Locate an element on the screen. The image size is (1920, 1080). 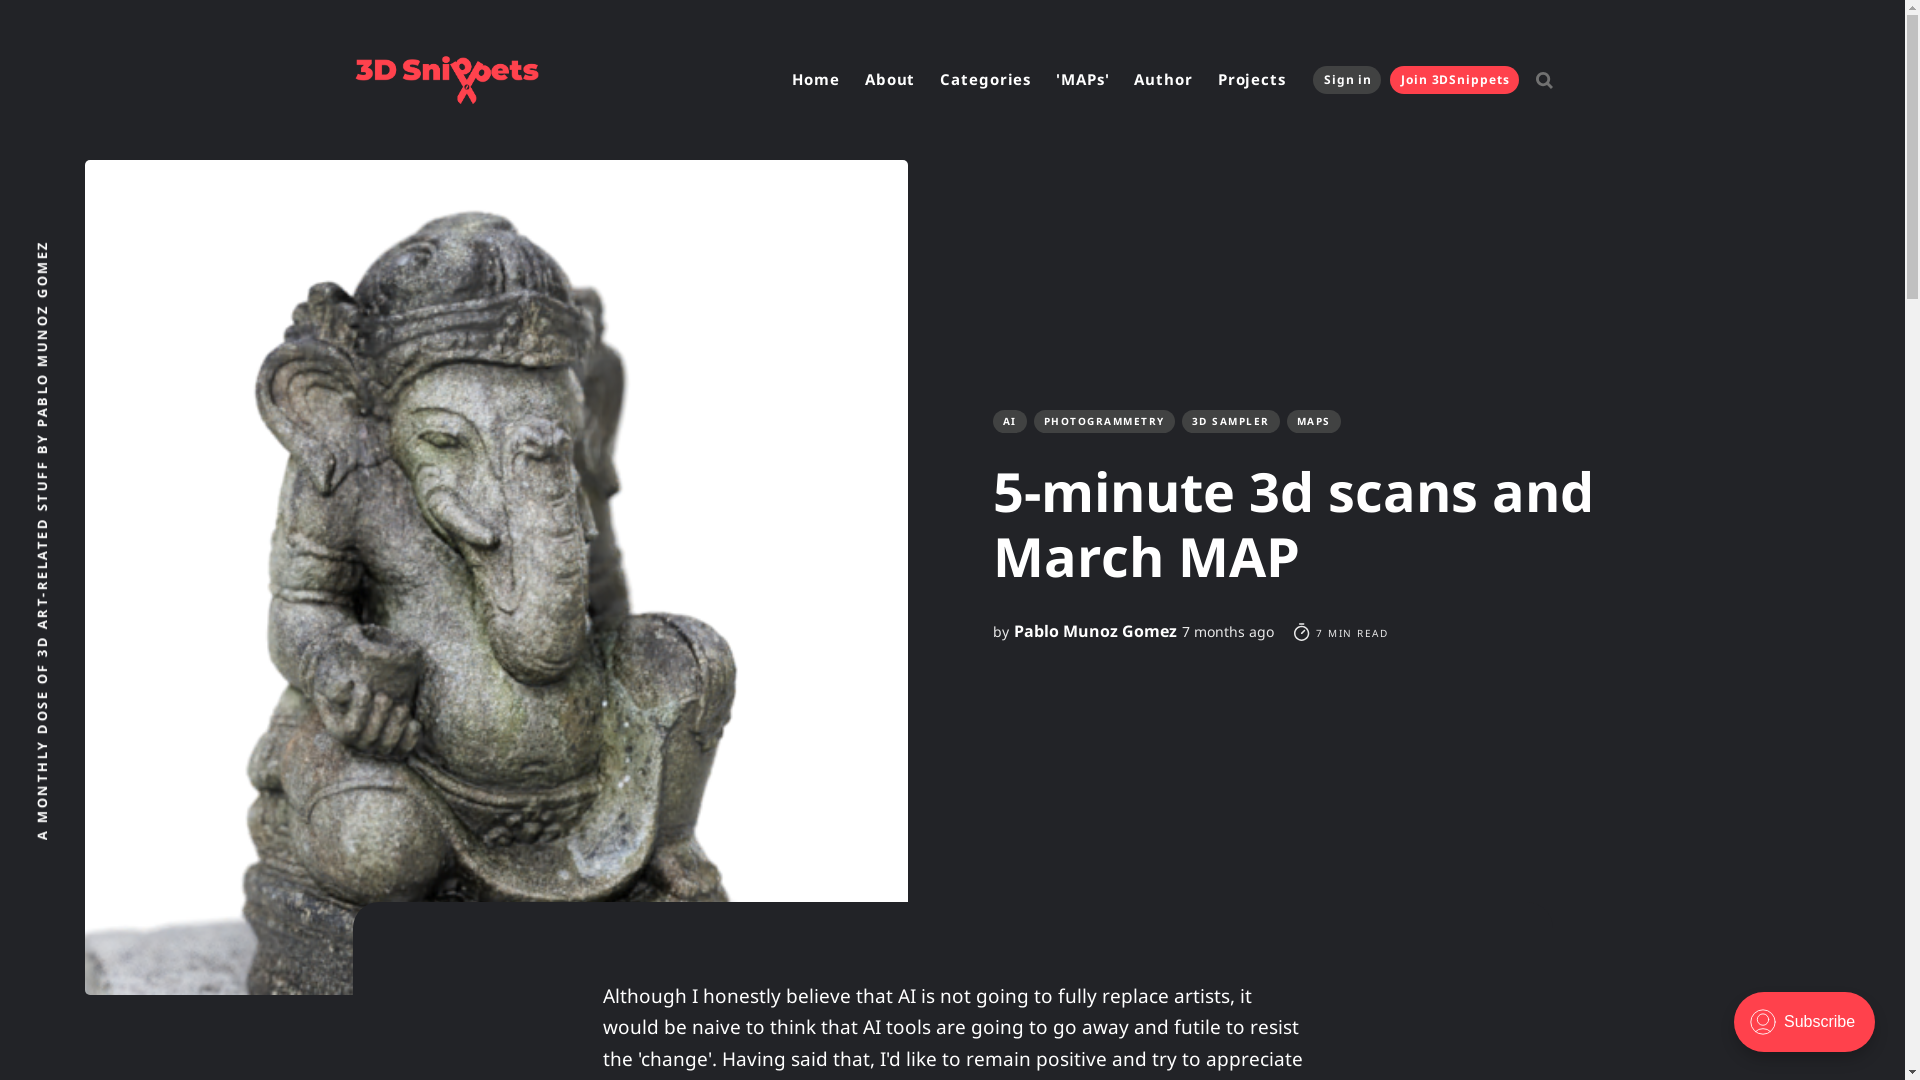
'PHOTOGRAMMETRY' is located at coordinates (1103, 420).